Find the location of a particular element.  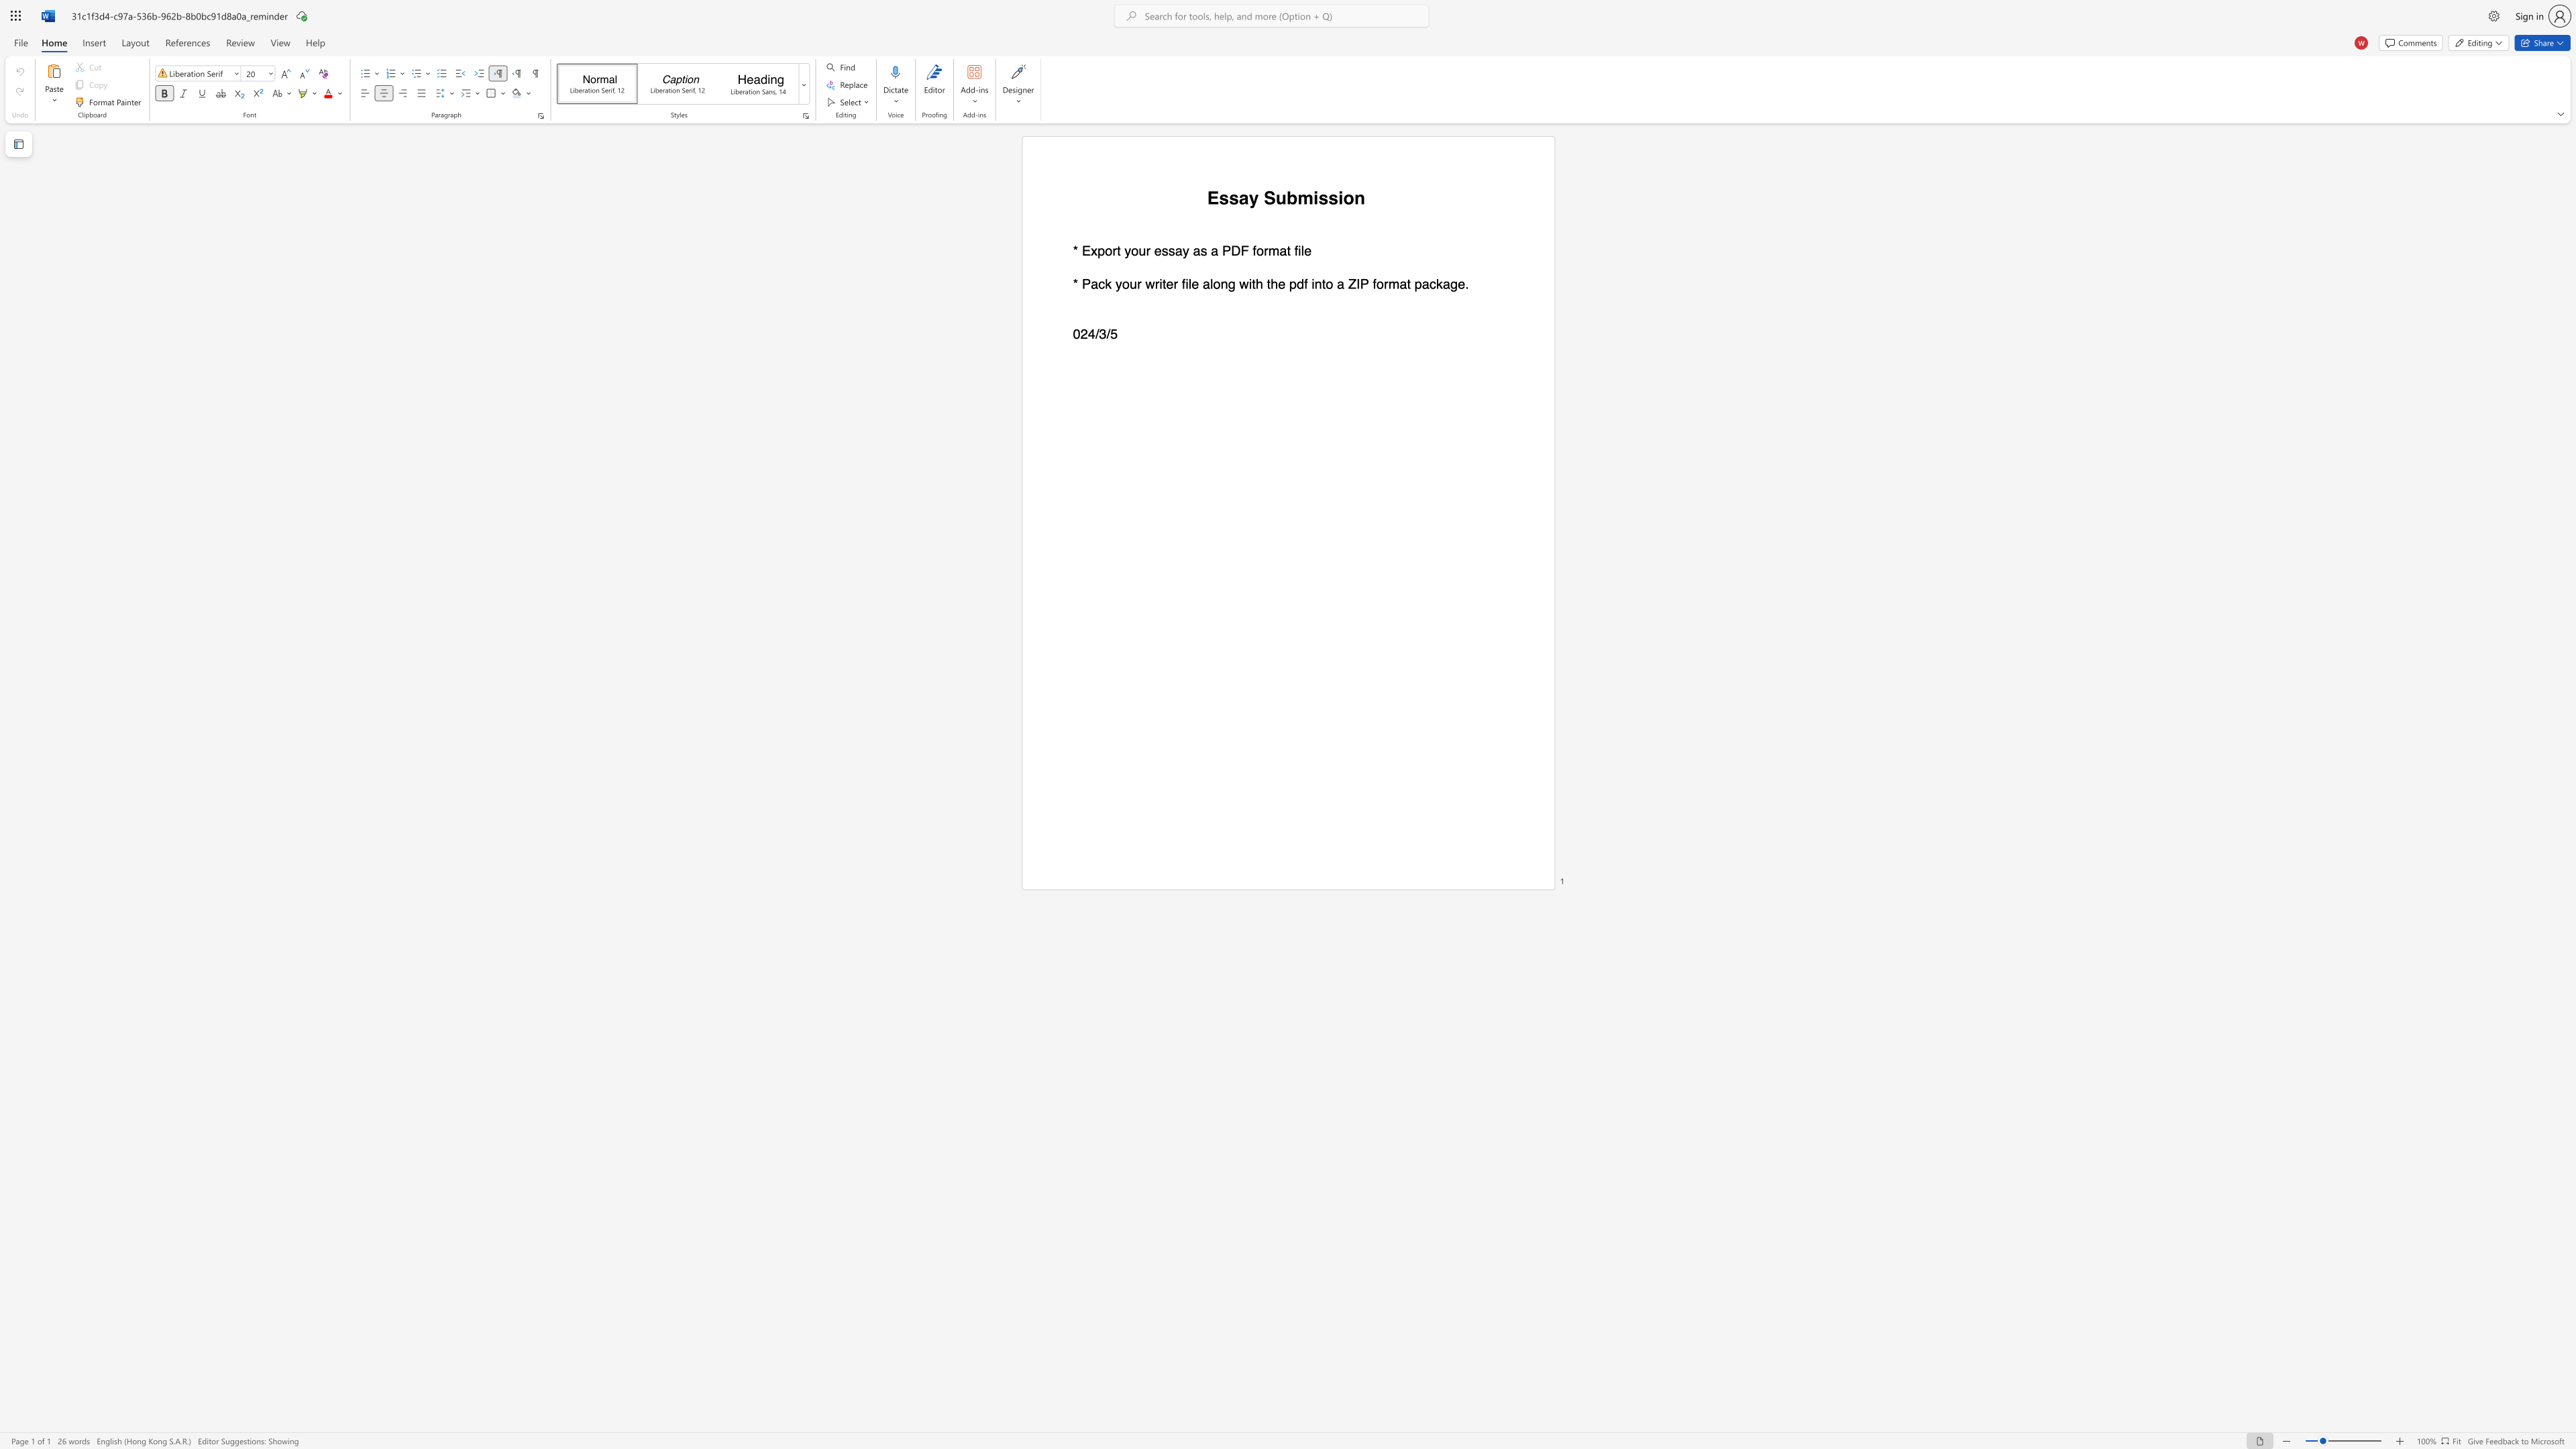

the subset text "Su" within the text "Essay Submission" is located at coordinates (1263, 197).